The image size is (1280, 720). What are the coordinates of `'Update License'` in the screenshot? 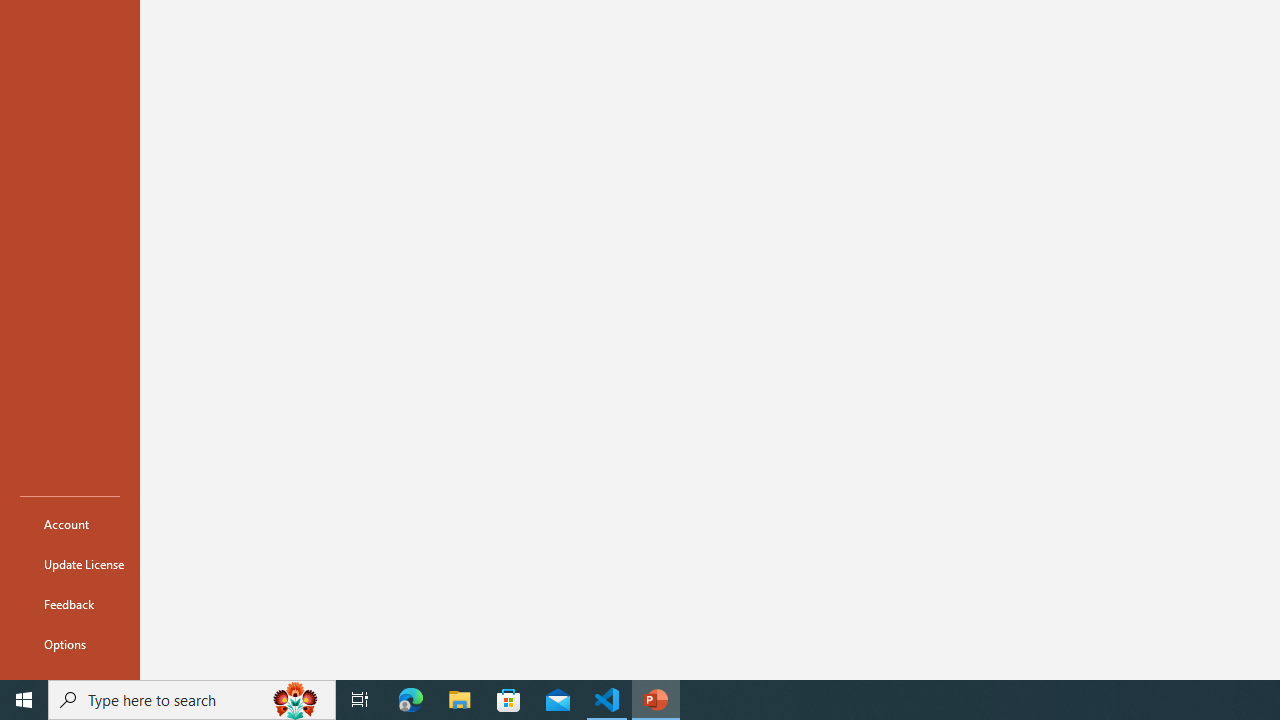 It's located at (69, 564).